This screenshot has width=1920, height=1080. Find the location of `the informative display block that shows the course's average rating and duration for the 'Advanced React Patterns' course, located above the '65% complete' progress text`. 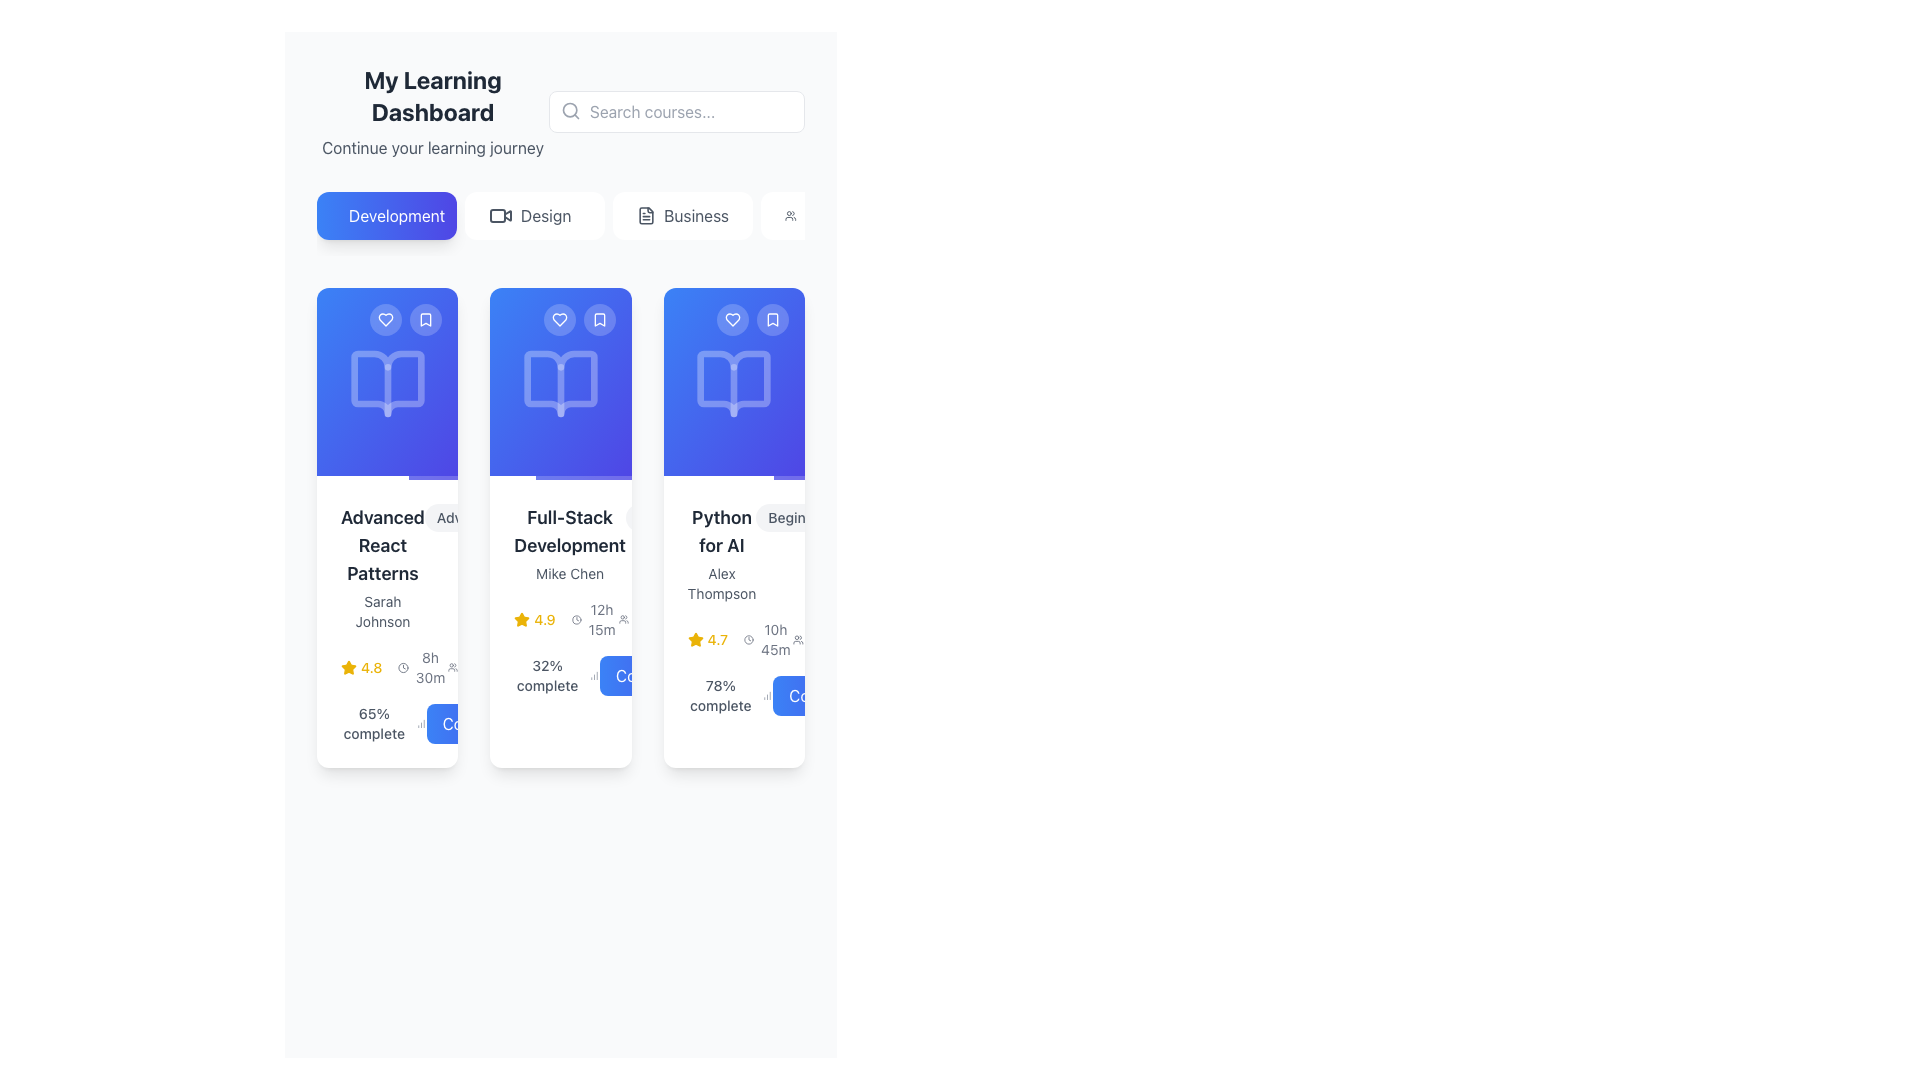

the informative display block that shows the course's average rating and duration for the 'Advanced React Patterns' course, located above the '65% complete' progress text is located at coordinates (387, 667).